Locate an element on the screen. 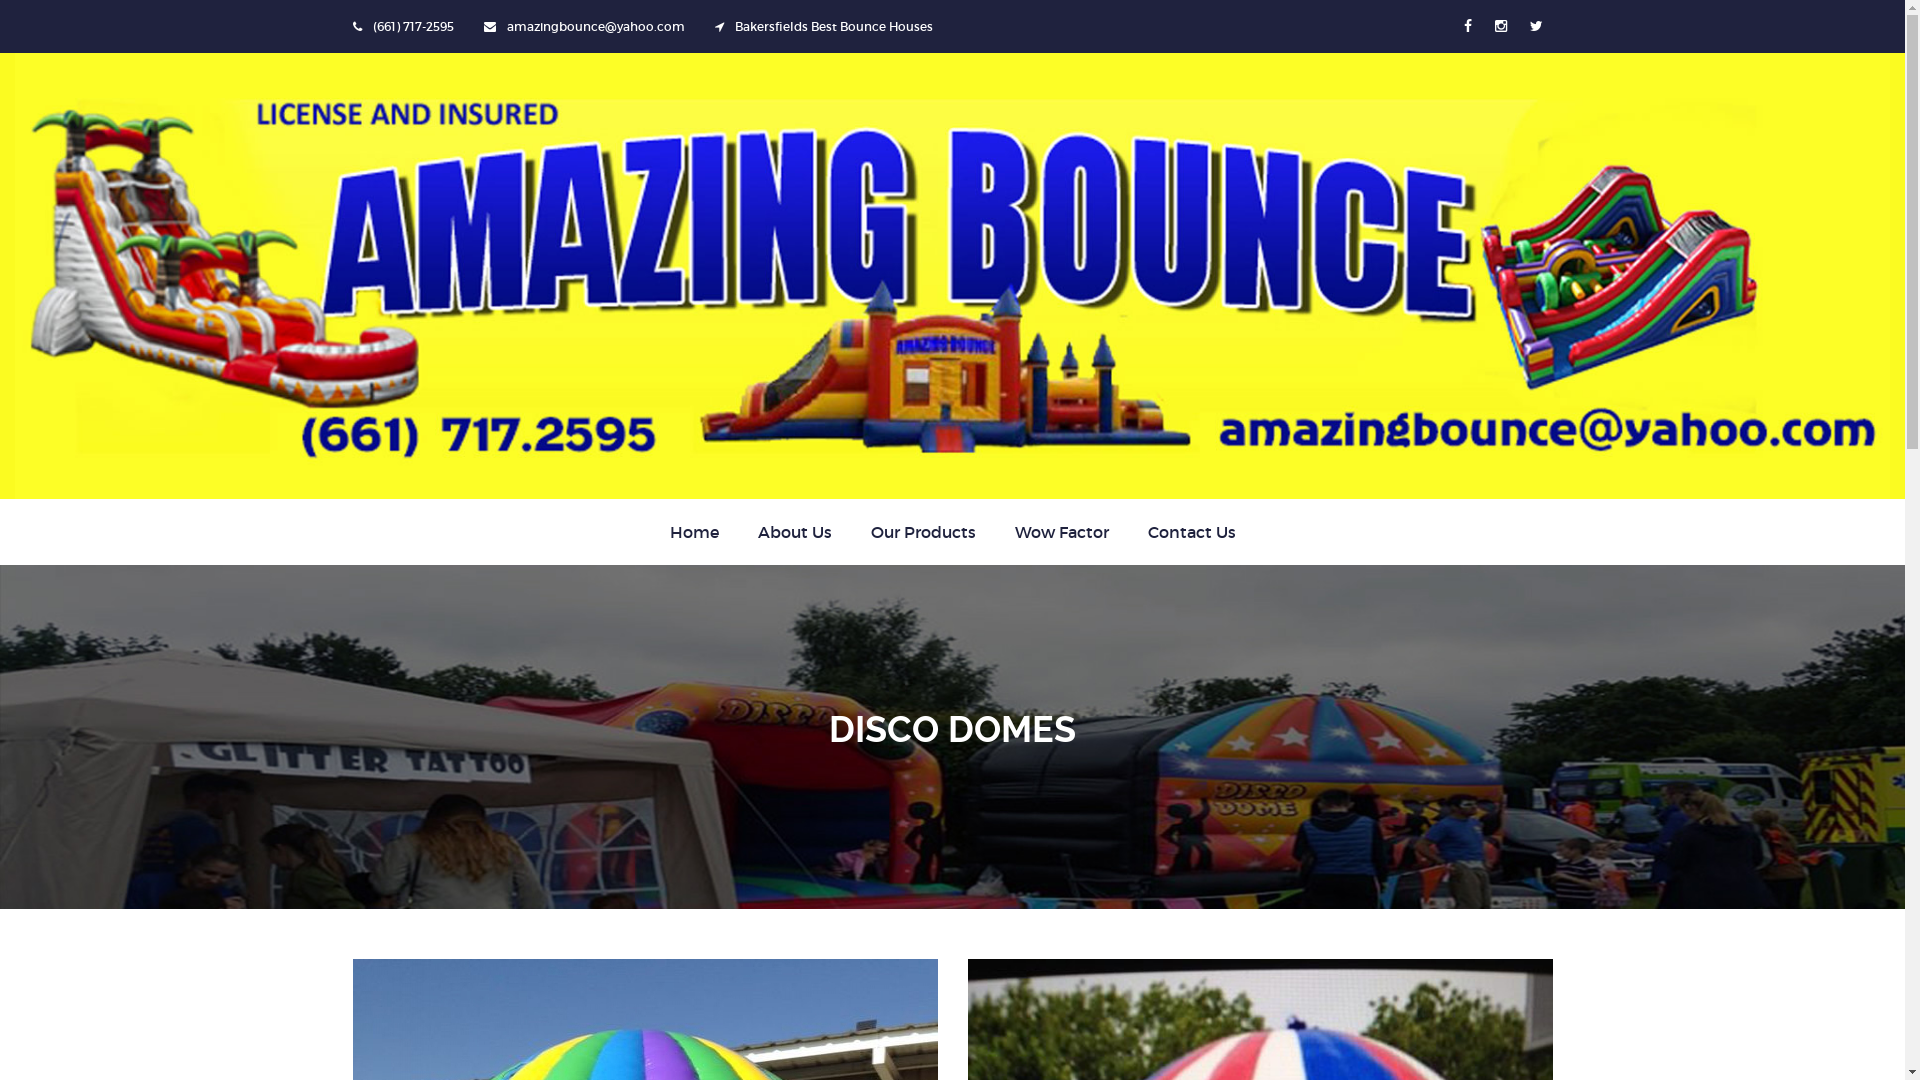 This screenshot has width=1920, height=1080. 'Contact Us' is located at coordinates (1191, 531).